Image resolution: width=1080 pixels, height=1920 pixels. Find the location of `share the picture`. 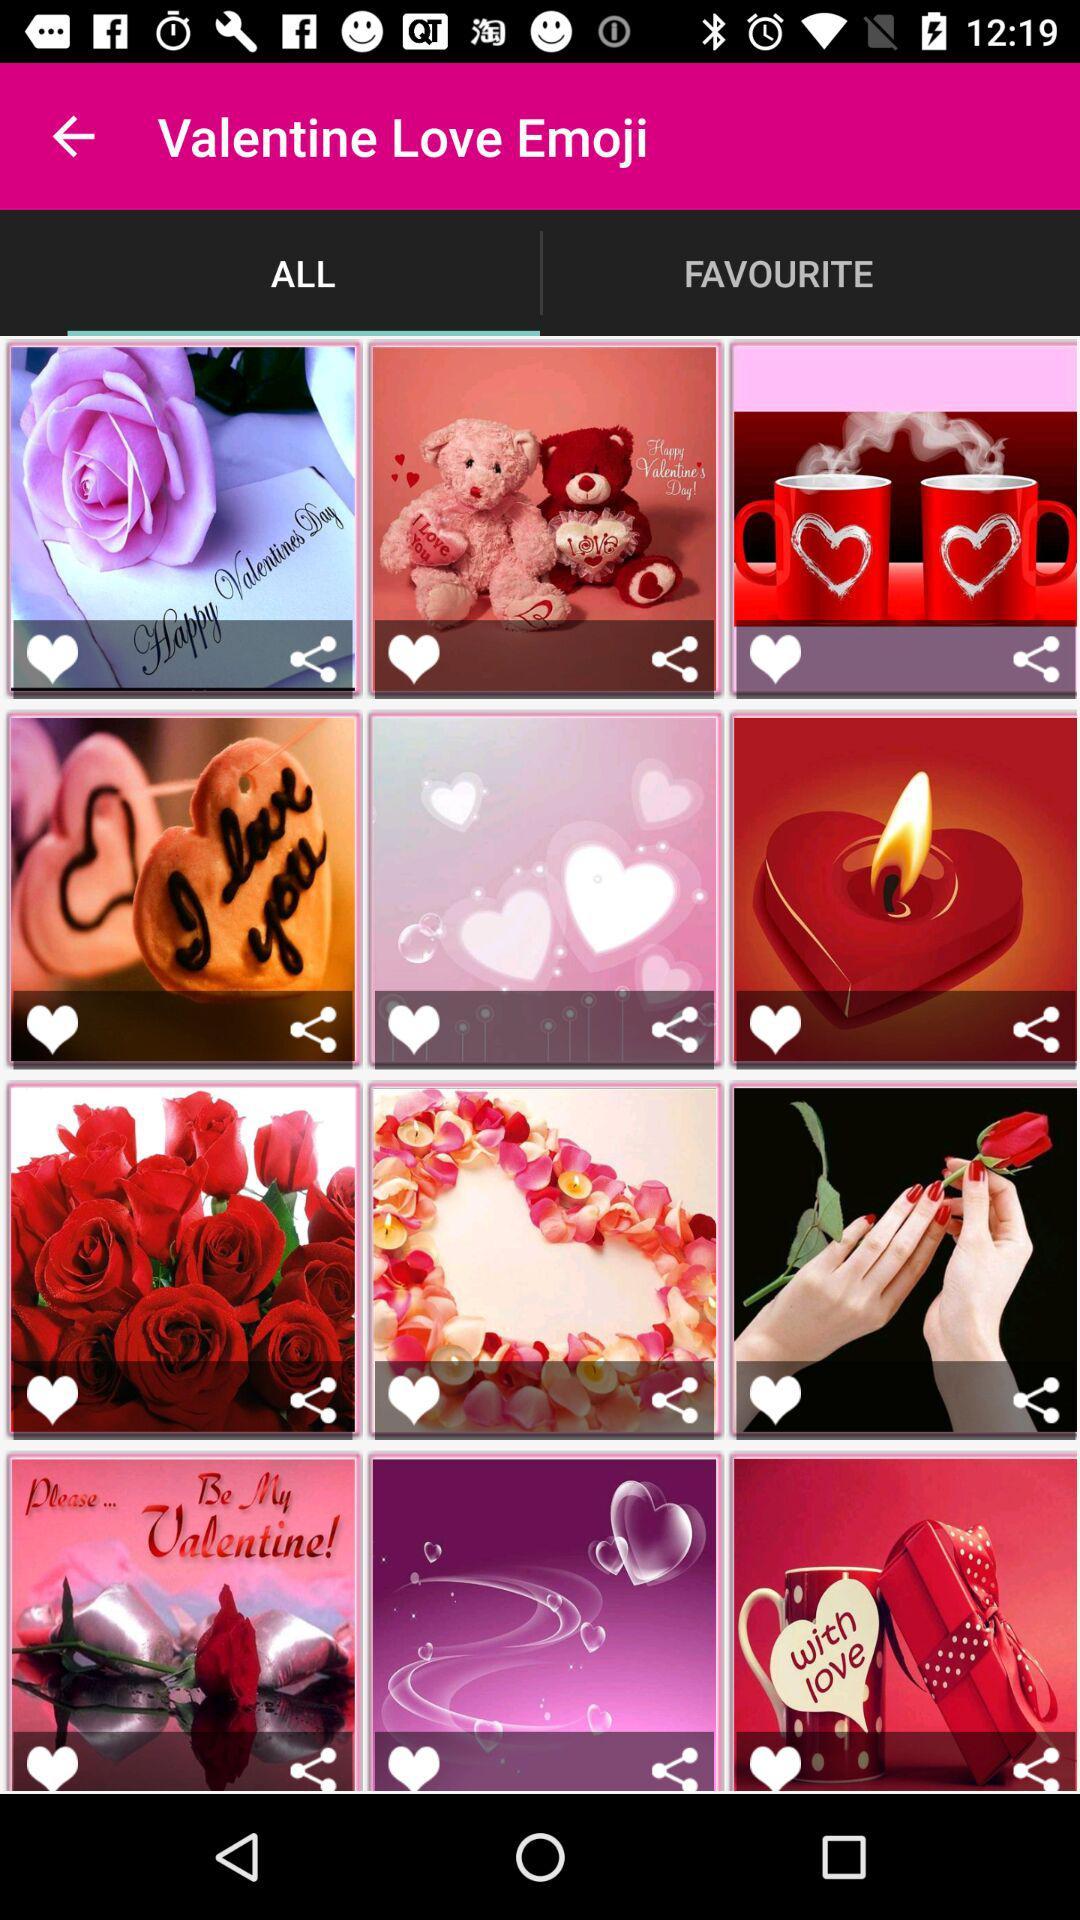

share the picture is located at coordinates (675, 1768).